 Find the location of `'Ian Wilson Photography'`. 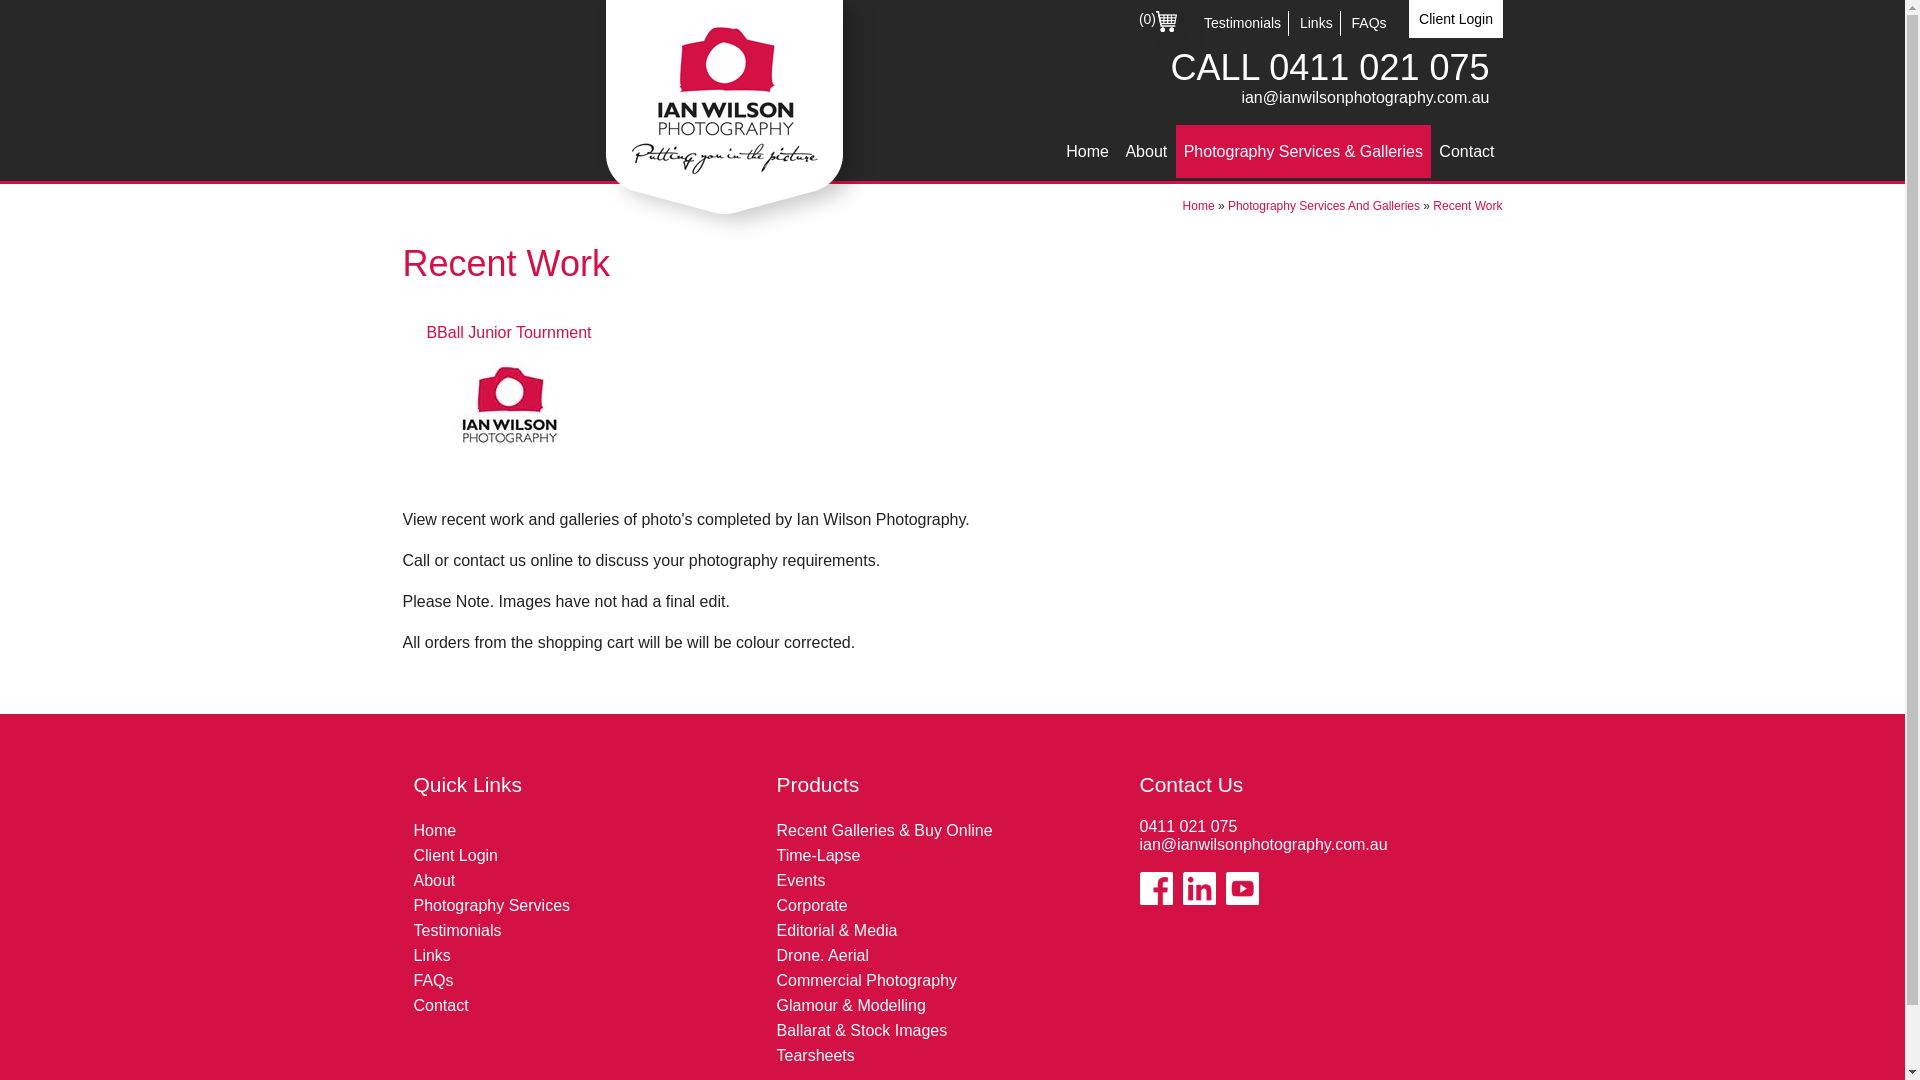

'Ian Wilson Photography' is located at coordinates (604, 107).